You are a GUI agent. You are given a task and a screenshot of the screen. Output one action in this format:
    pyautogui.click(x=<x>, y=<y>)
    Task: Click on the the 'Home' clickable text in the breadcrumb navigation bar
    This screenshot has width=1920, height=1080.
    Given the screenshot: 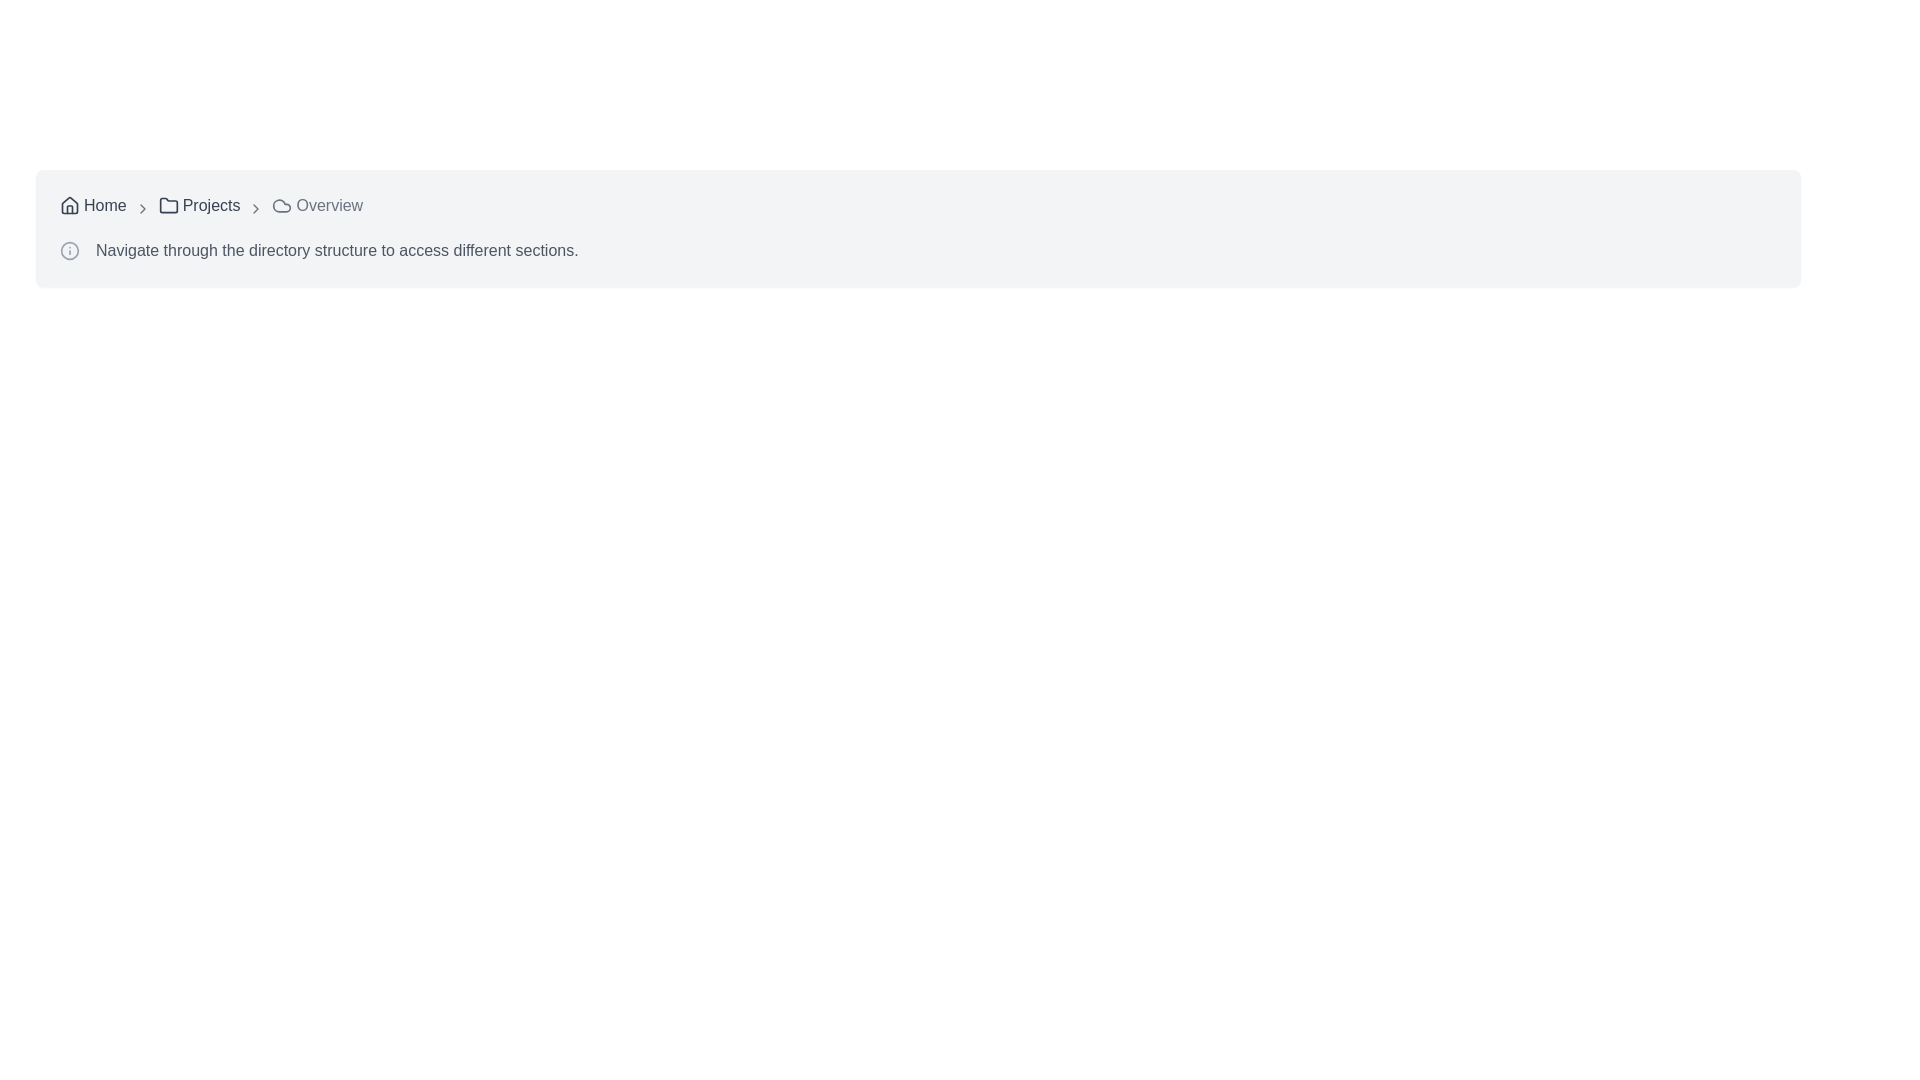 What is the action you would take?
    pyautogui.click(x=92, y=208)
    